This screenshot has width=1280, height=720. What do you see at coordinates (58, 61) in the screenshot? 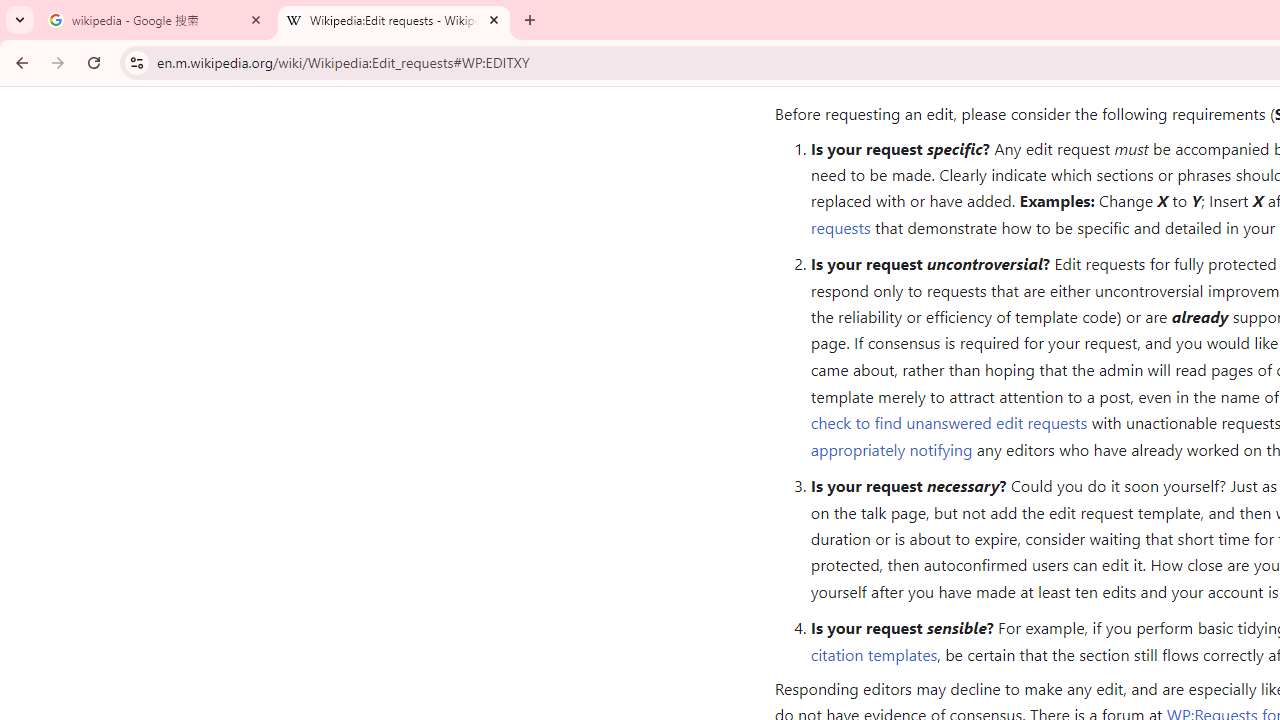
I see `'Forward'` at bounding box center [58, 61].